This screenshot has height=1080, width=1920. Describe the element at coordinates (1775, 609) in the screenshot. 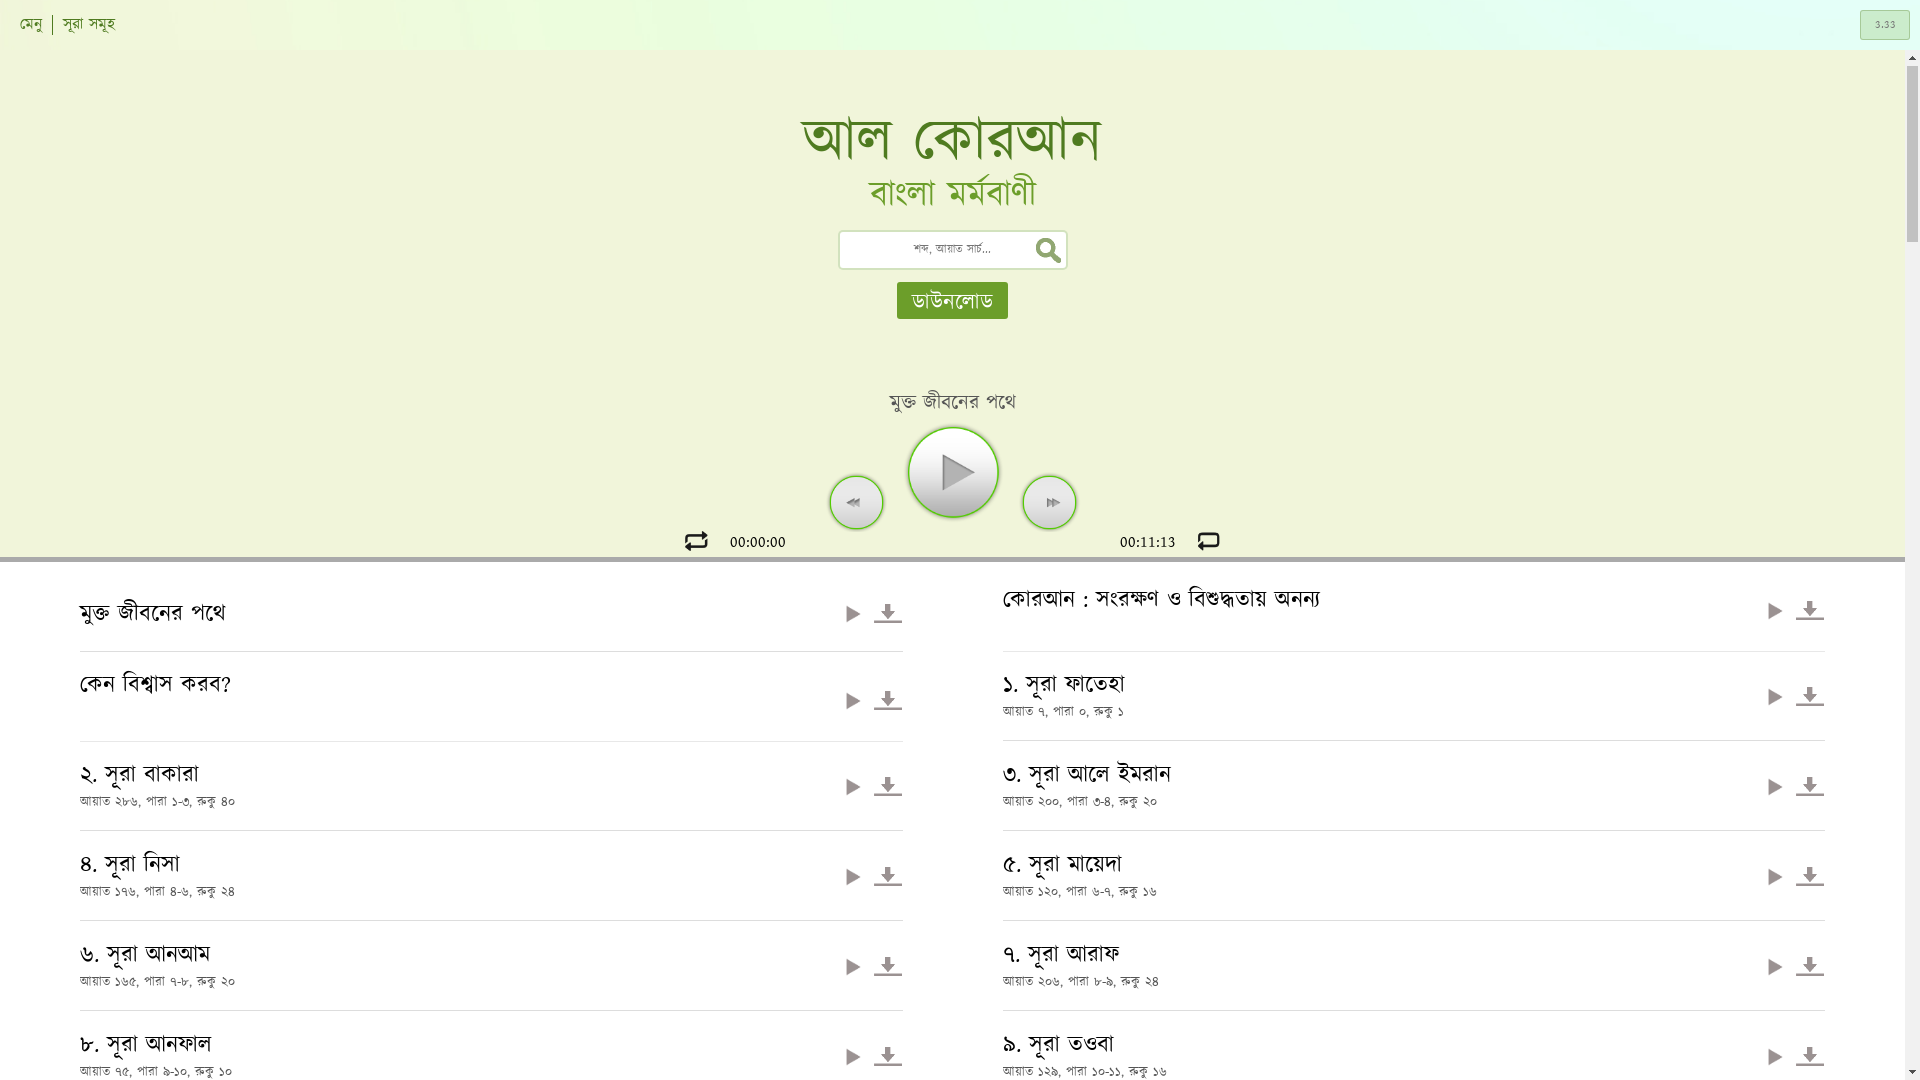

I see `'Play'` at that location.